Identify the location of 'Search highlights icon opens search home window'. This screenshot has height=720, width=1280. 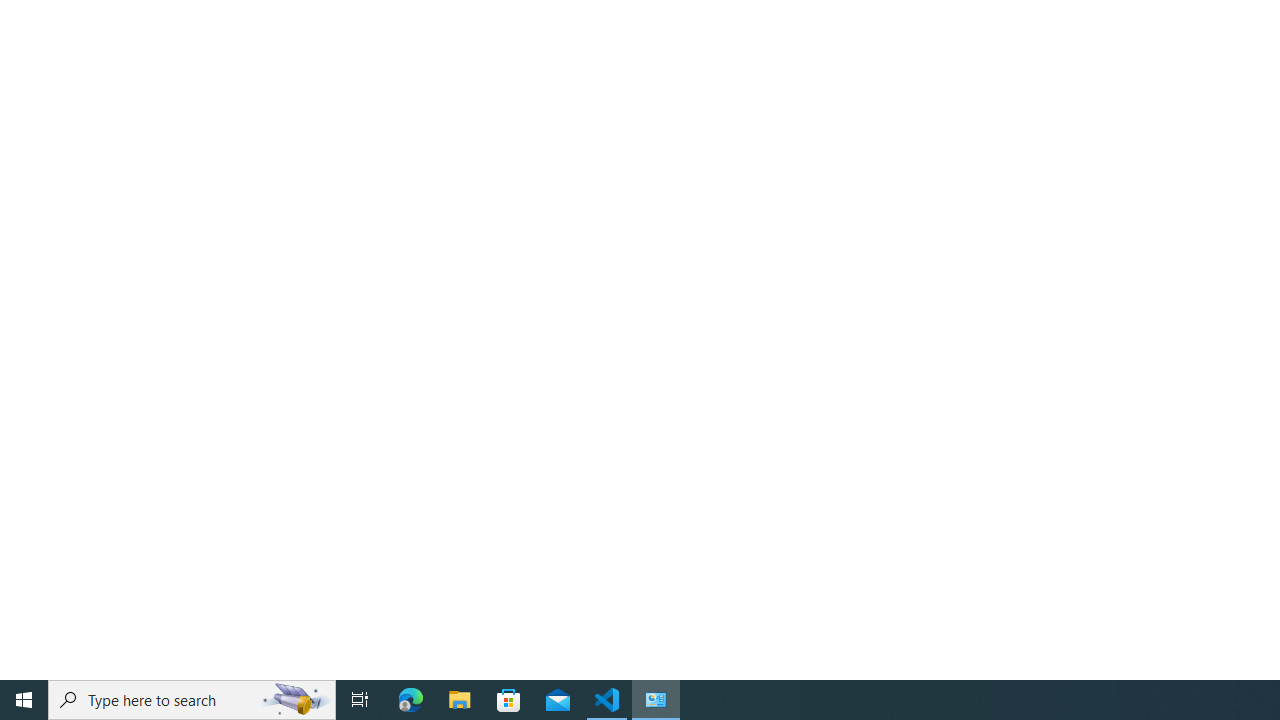
(294, 698).